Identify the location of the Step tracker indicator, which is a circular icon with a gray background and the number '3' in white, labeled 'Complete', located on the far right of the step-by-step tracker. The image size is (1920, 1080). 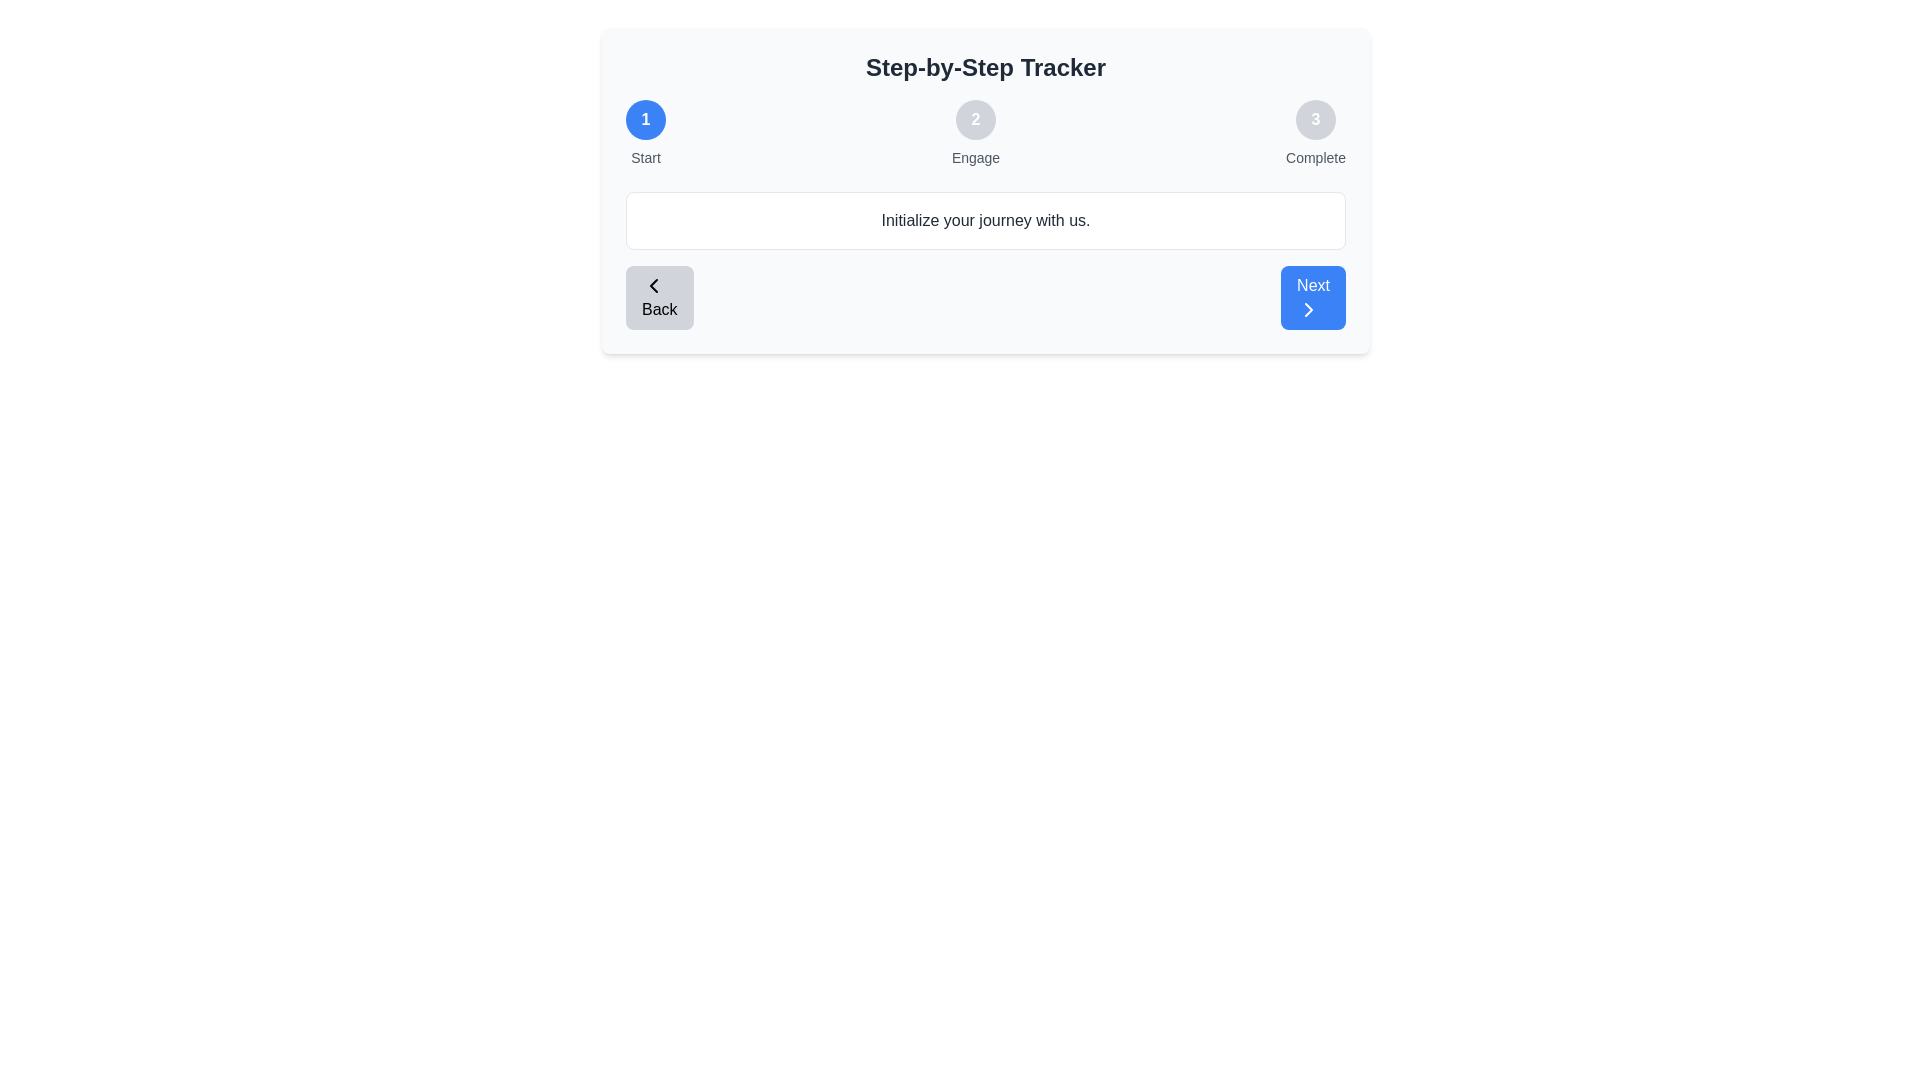
(1315, 134).